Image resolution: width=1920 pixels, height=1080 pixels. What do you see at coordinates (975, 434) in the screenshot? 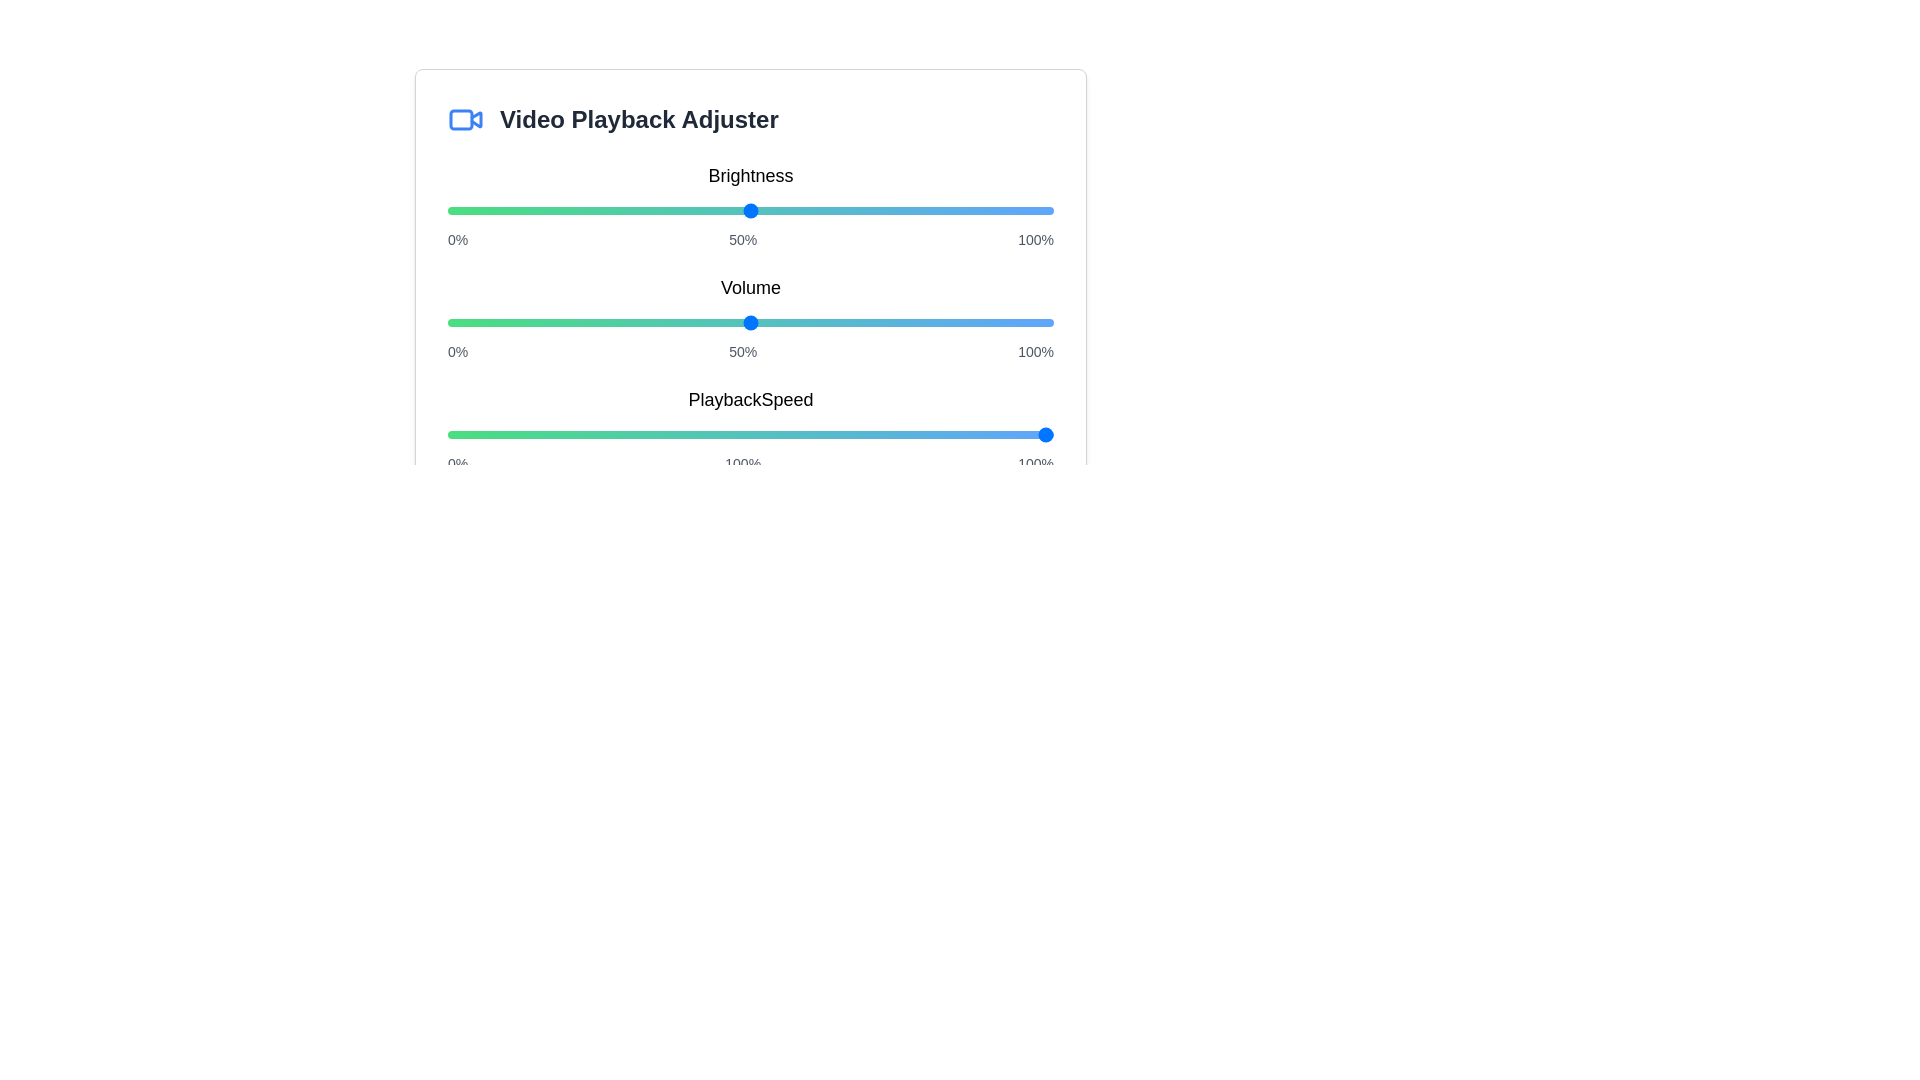
I see `the playback speed slider to 87%` at bounding box center [975, 434].